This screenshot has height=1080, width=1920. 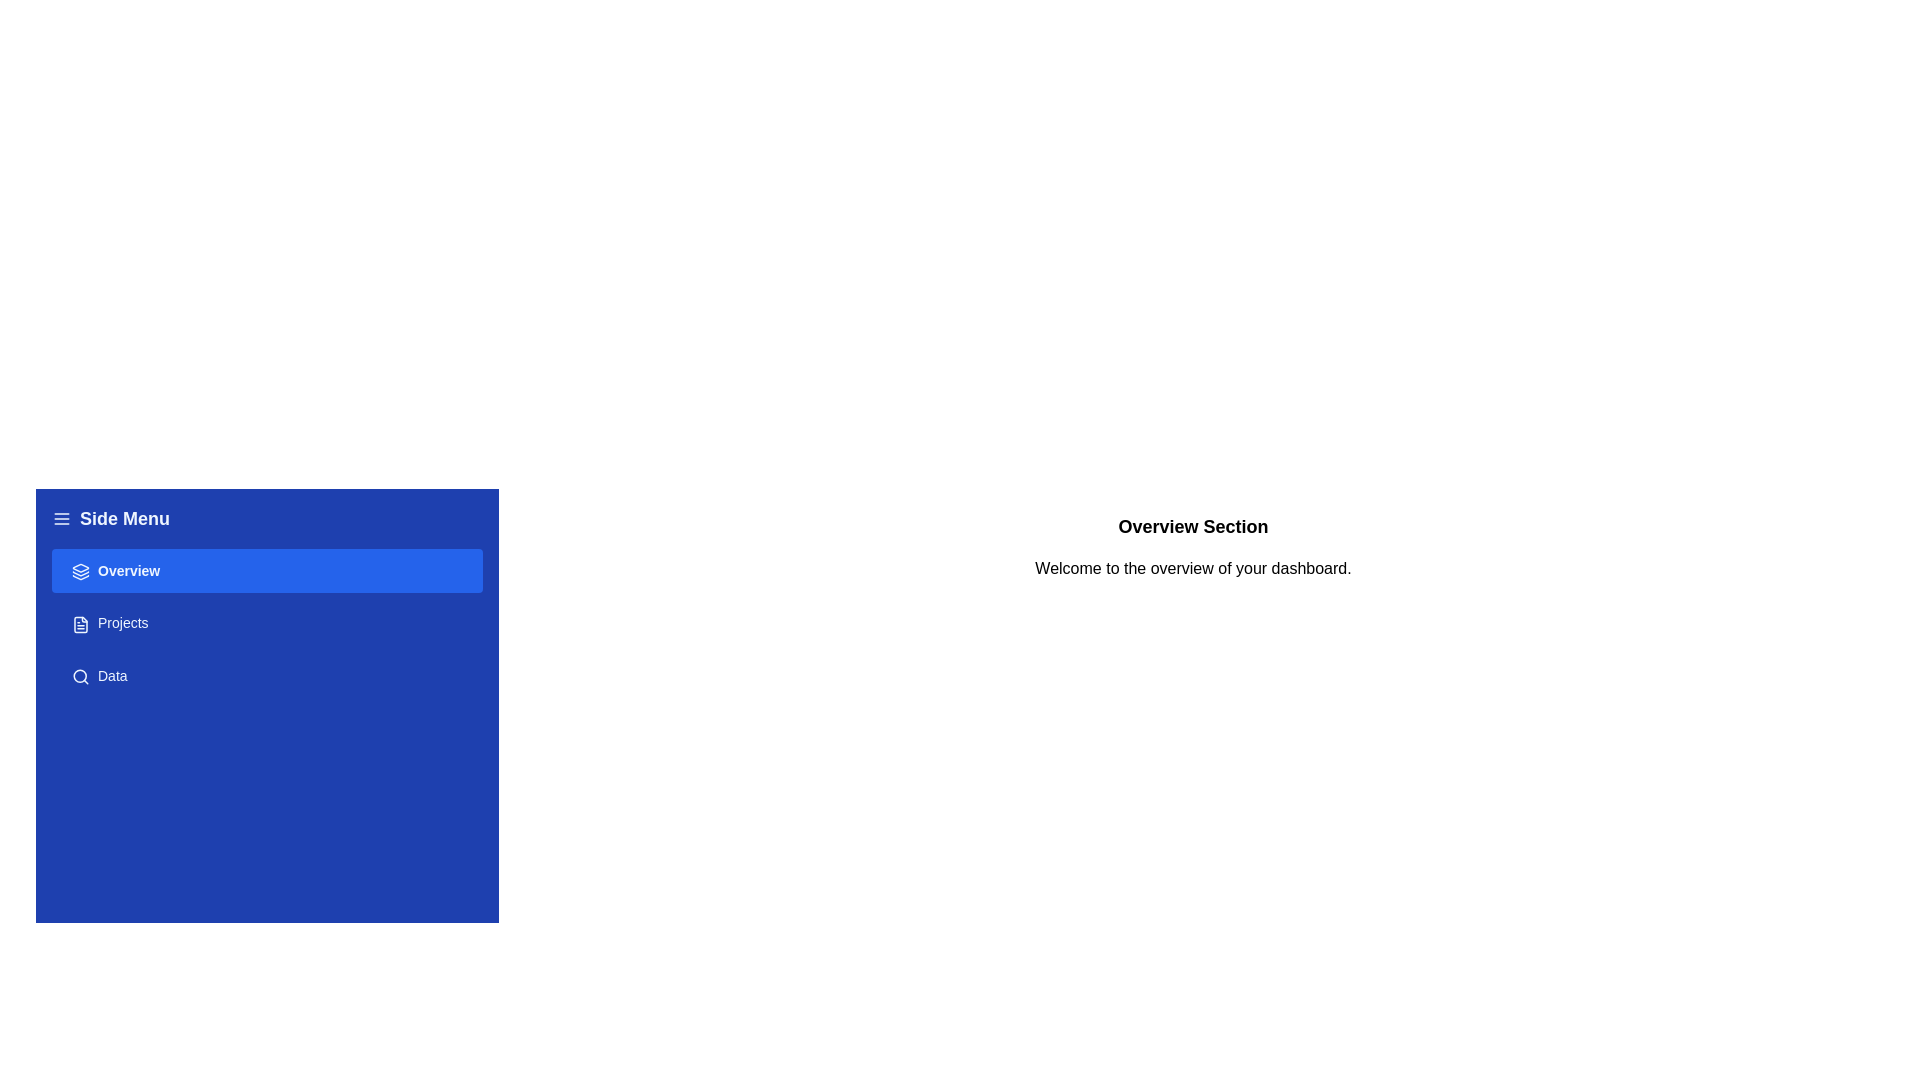 I want to click on the welcoming message text located below the 'Overview Section' heading in the central area of the interface, so click(x=1193, y=569).